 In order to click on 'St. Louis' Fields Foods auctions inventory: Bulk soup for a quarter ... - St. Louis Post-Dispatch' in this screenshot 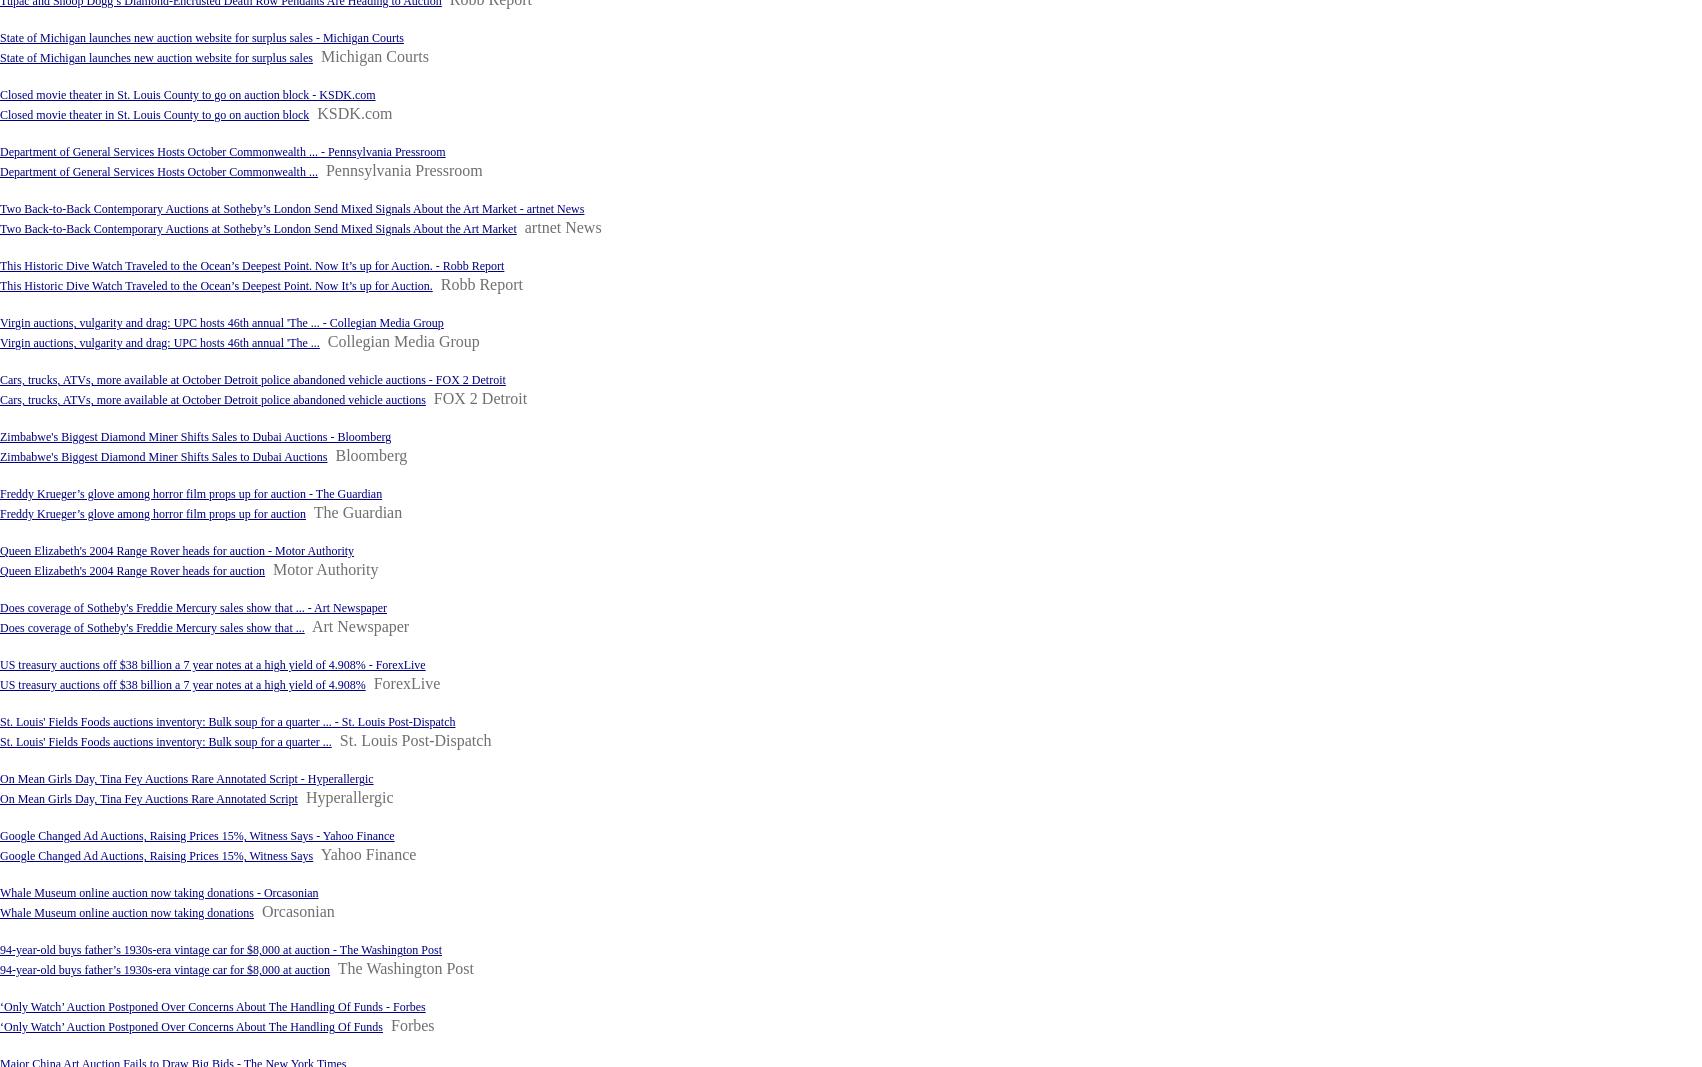, I will do `click(0, 721)`.